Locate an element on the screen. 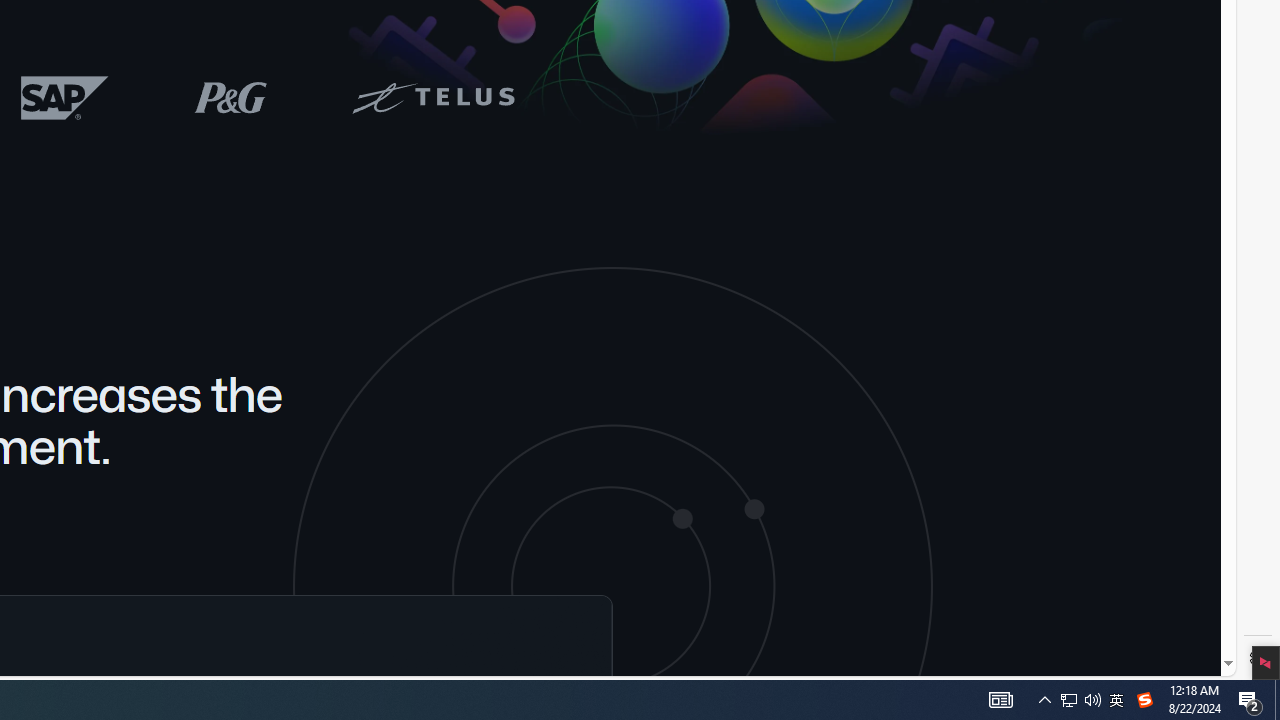 This screenshot has width=1280, height=720. 'P&G logo' is located at coordinates (231, 97).